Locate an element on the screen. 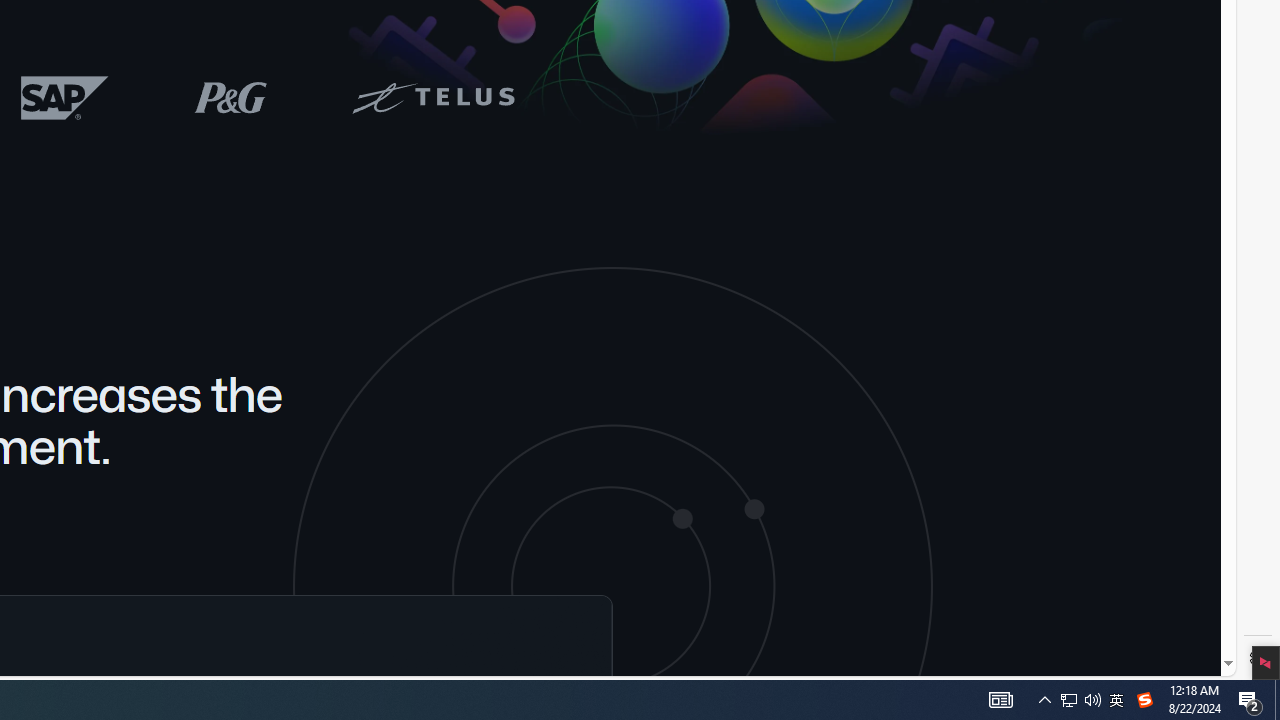 This screenshot has width=1280, height=720. 'P&G logo' is located at coordinates (231, 97).